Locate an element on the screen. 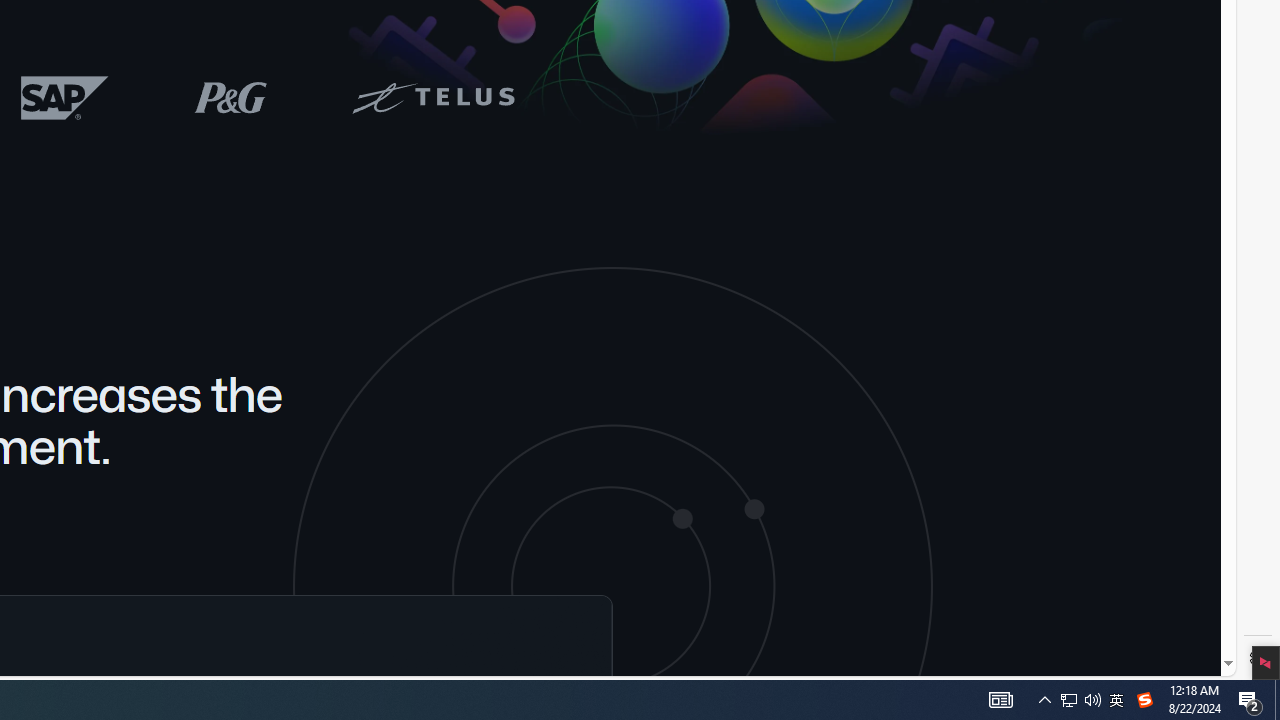 This screenshot has width=1280, height=720. 'P&G logo' is located at coordinates (231, 97).